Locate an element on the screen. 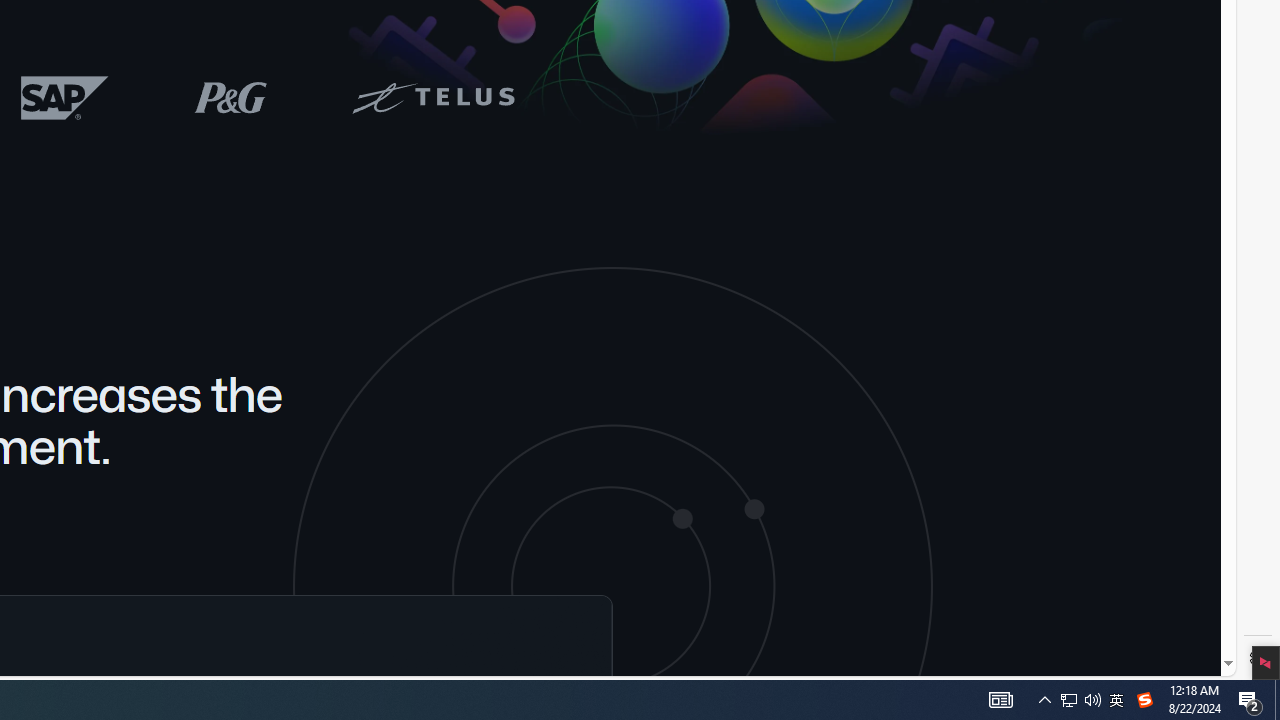 This screenshot has width=1280, height=720. 'P&G logo' is located at coordinates (231, 97).